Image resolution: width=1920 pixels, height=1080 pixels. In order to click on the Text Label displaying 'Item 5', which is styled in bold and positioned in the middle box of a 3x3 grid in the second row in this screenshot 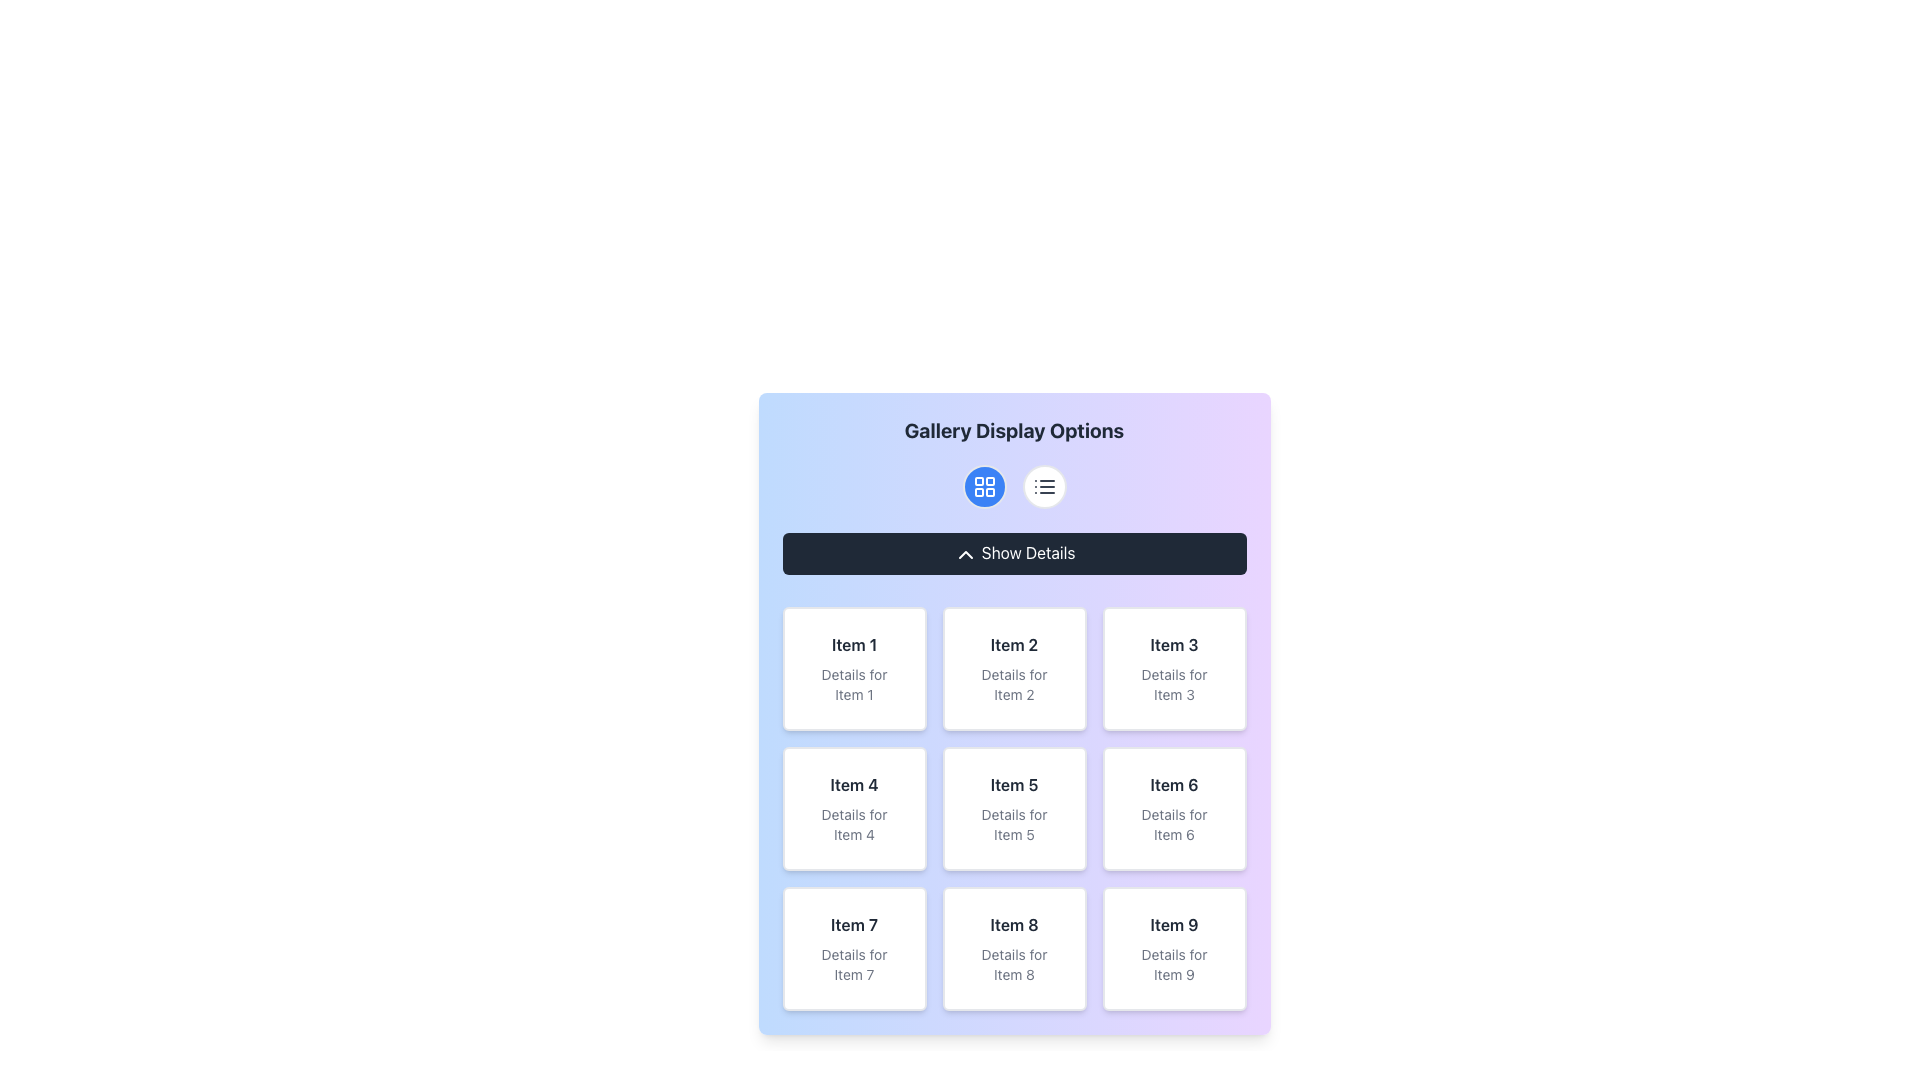, I will do `click(1014, 783)`.